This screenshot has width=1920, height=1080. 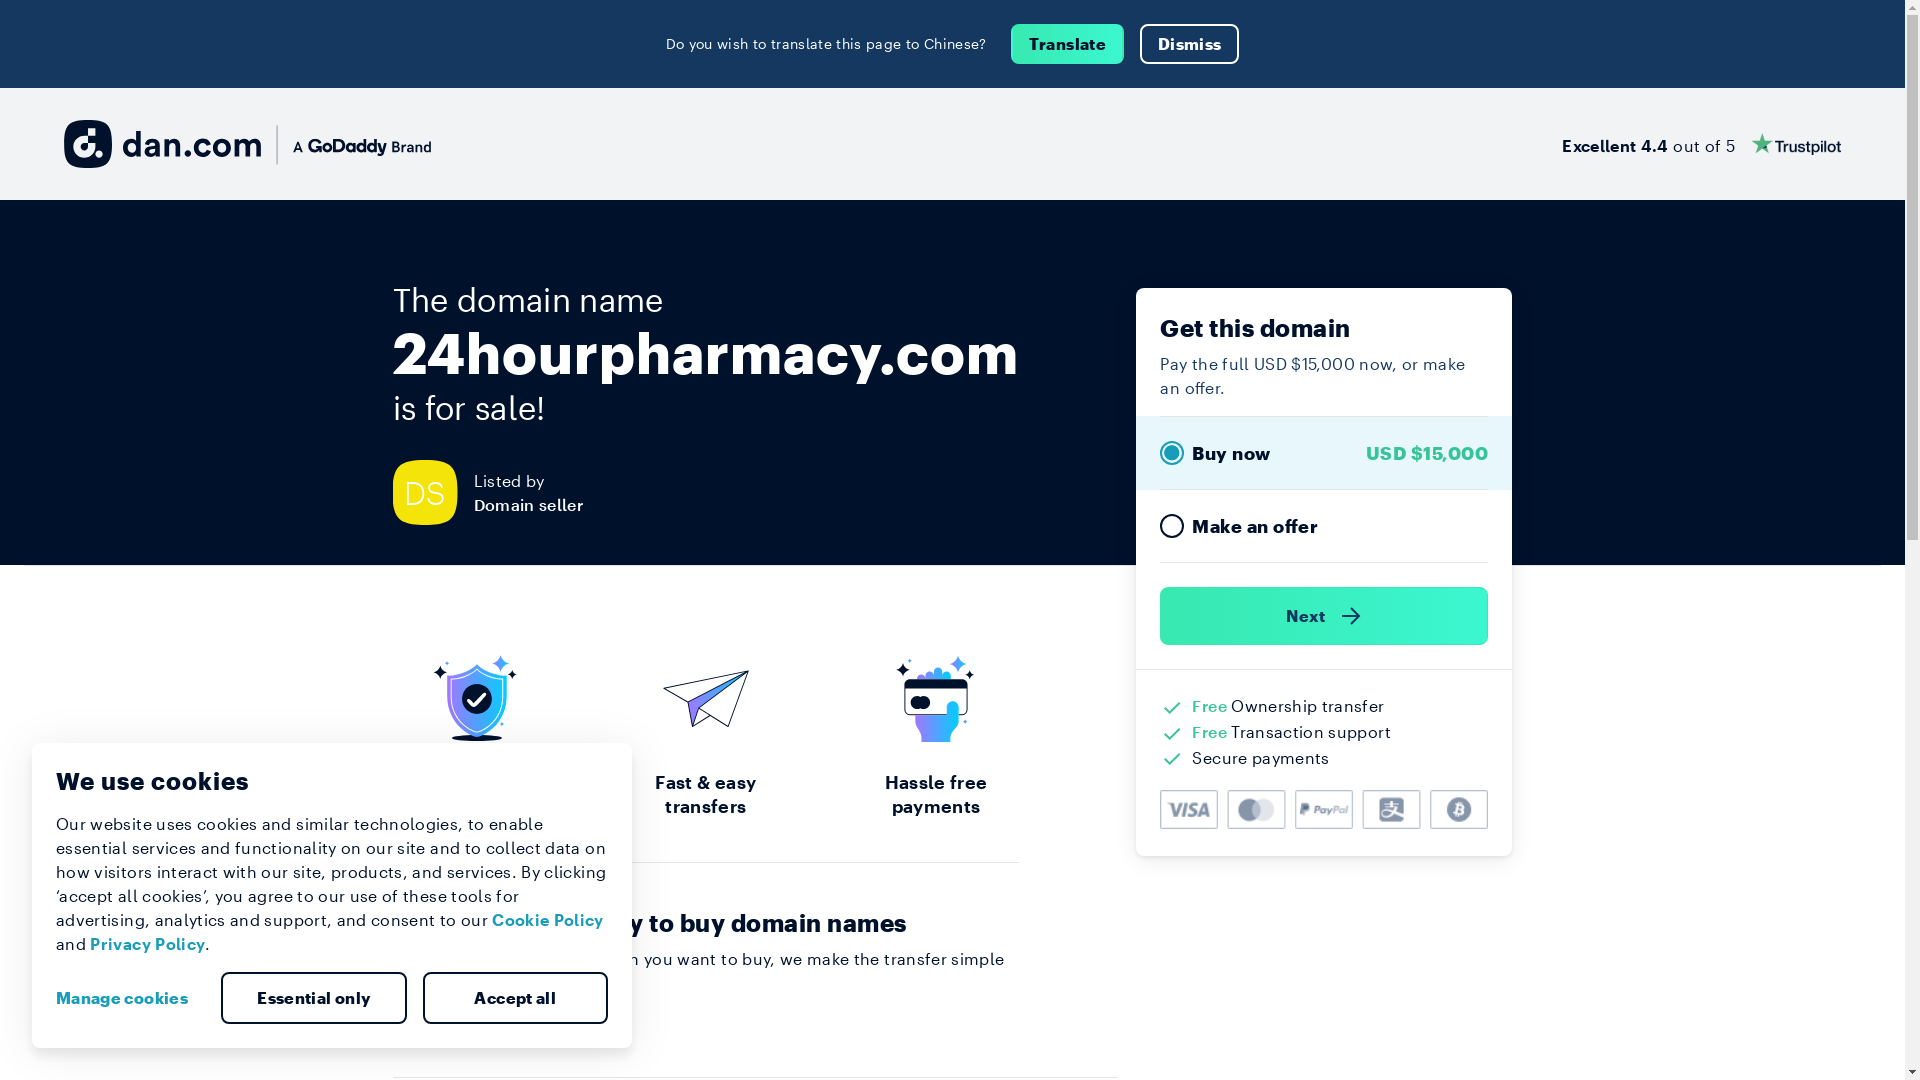 I want to click on 'Next, so click(x=1324, y=615).